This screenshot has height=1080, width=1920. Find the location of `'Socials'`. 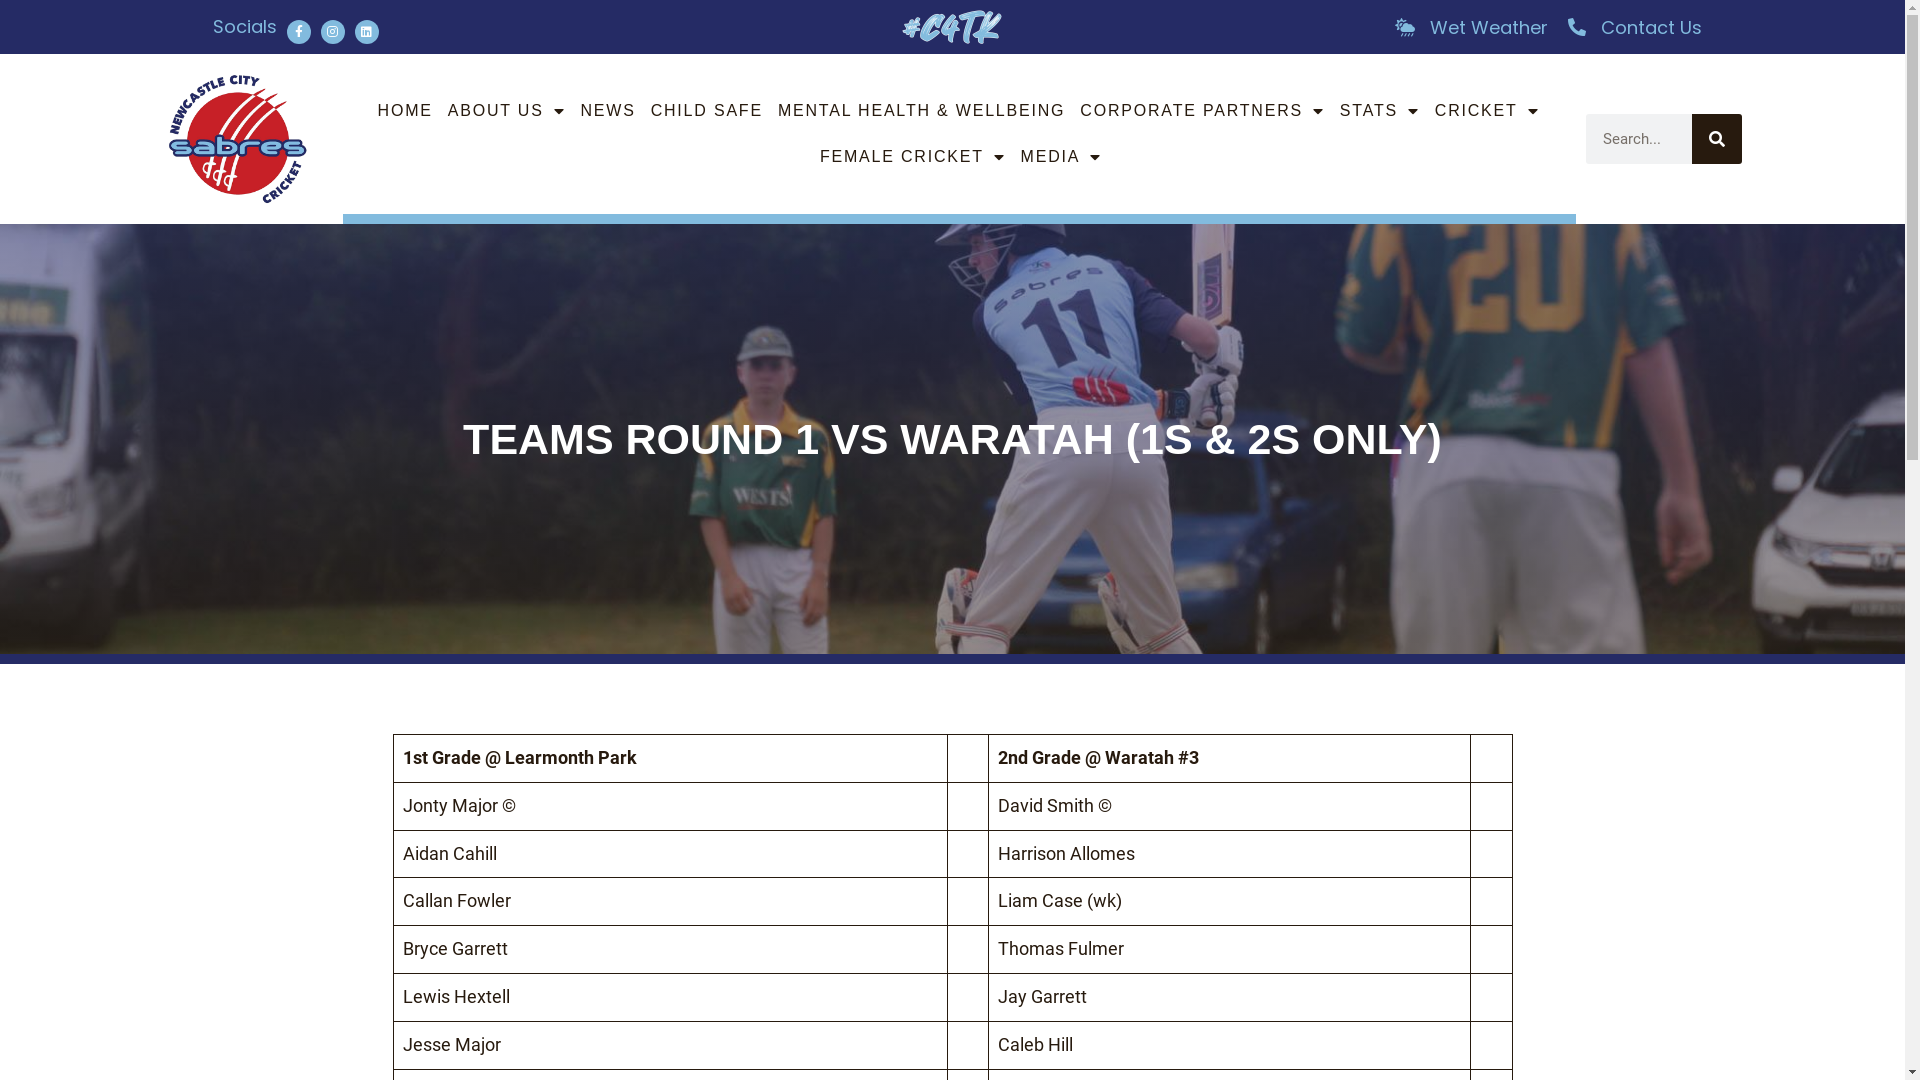

'Socials' is located at coordinates (243, 26).